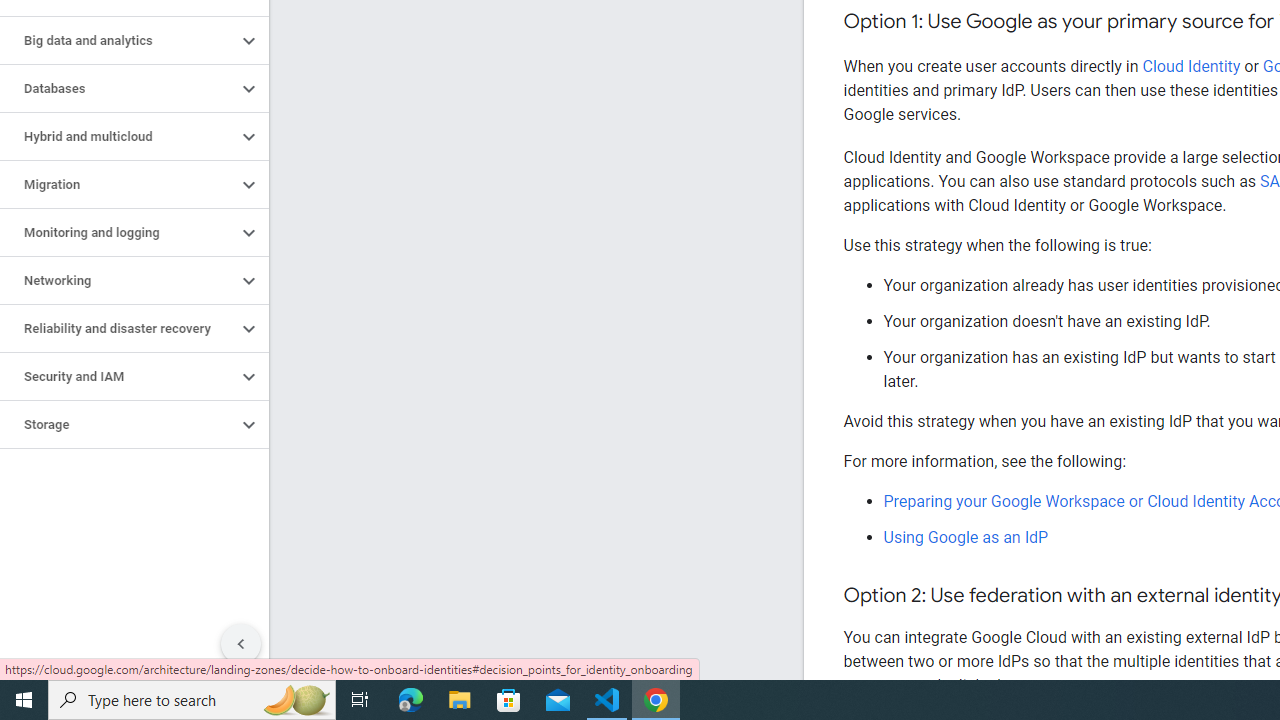 The width and height of the screenshot is (1280, 720). What do you see at coordinates (240, 644) in the screenshot?
I see `'Hide side navigation'` at bounding box center [240, 644].